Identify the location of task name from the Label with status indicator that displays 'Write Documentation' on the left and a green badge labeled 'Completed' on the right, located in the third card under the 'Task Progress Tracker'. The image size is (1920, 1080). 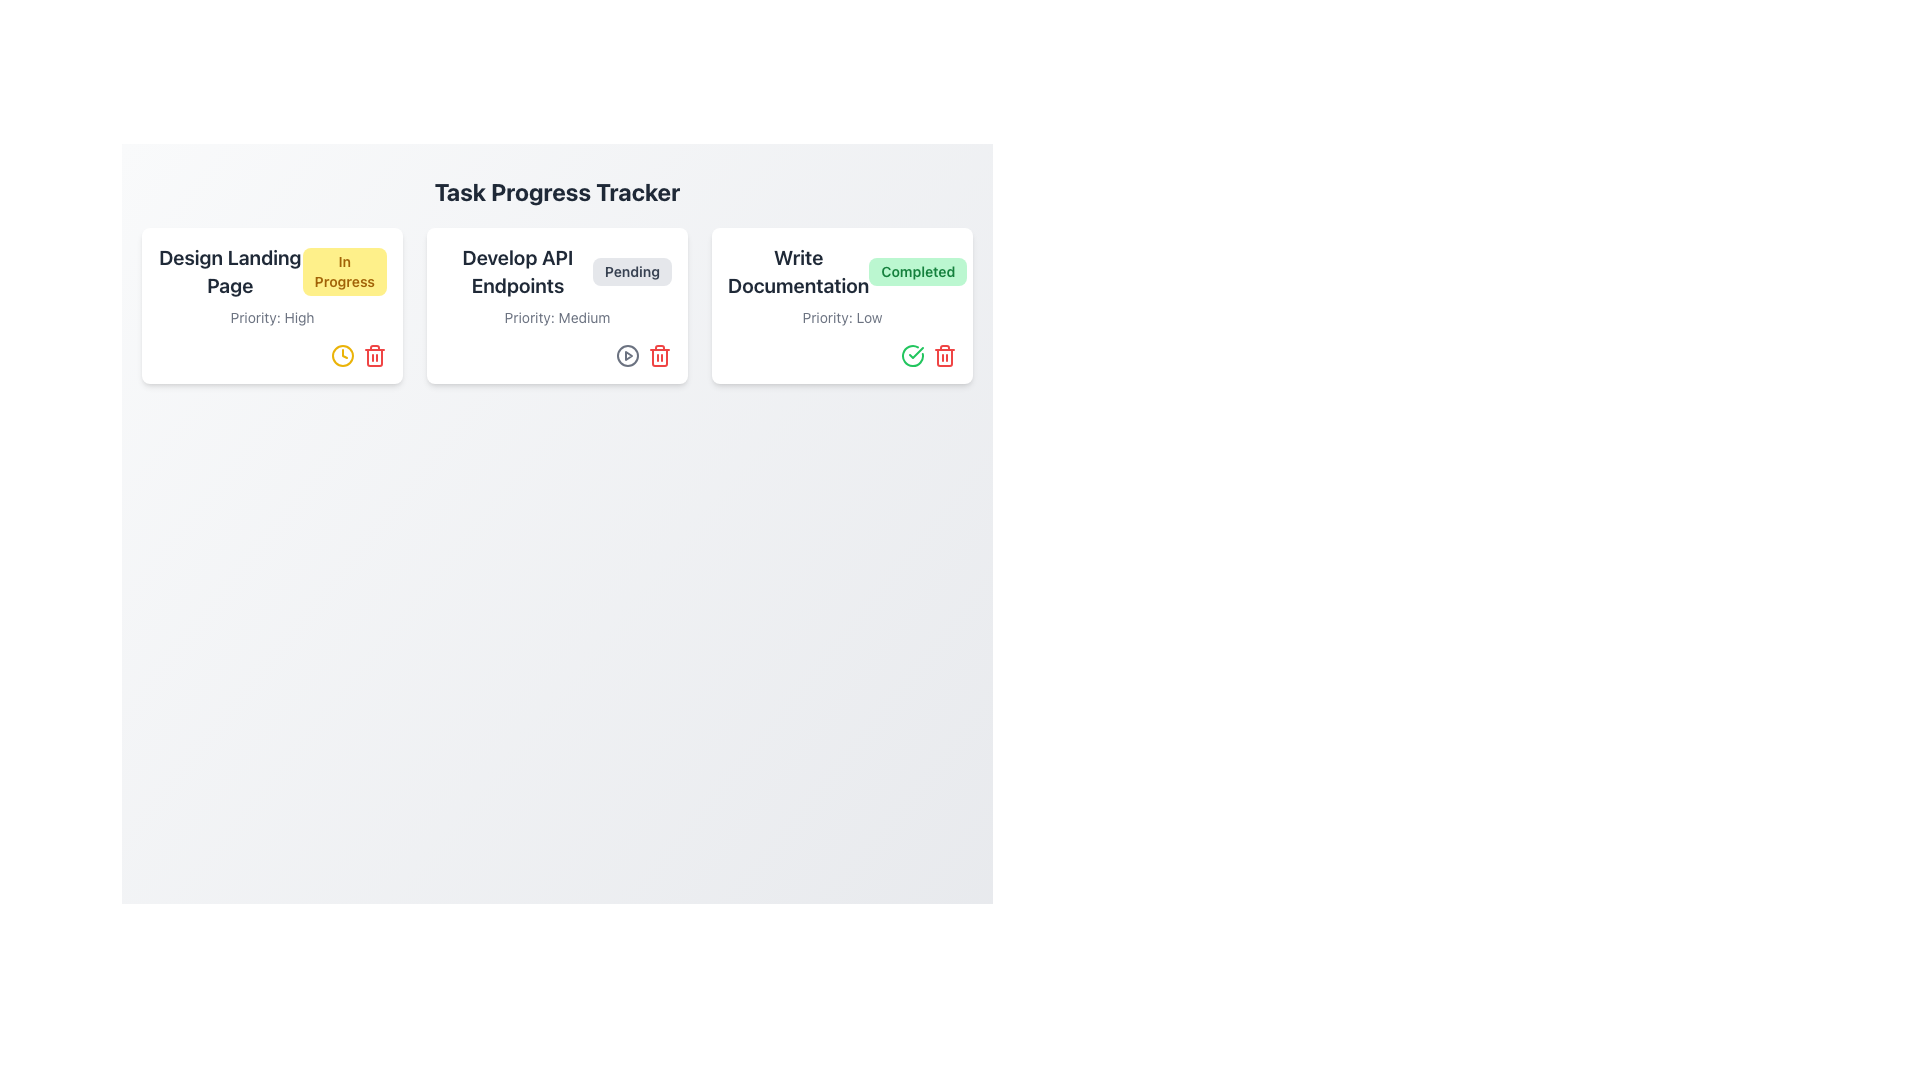
(842, 272).